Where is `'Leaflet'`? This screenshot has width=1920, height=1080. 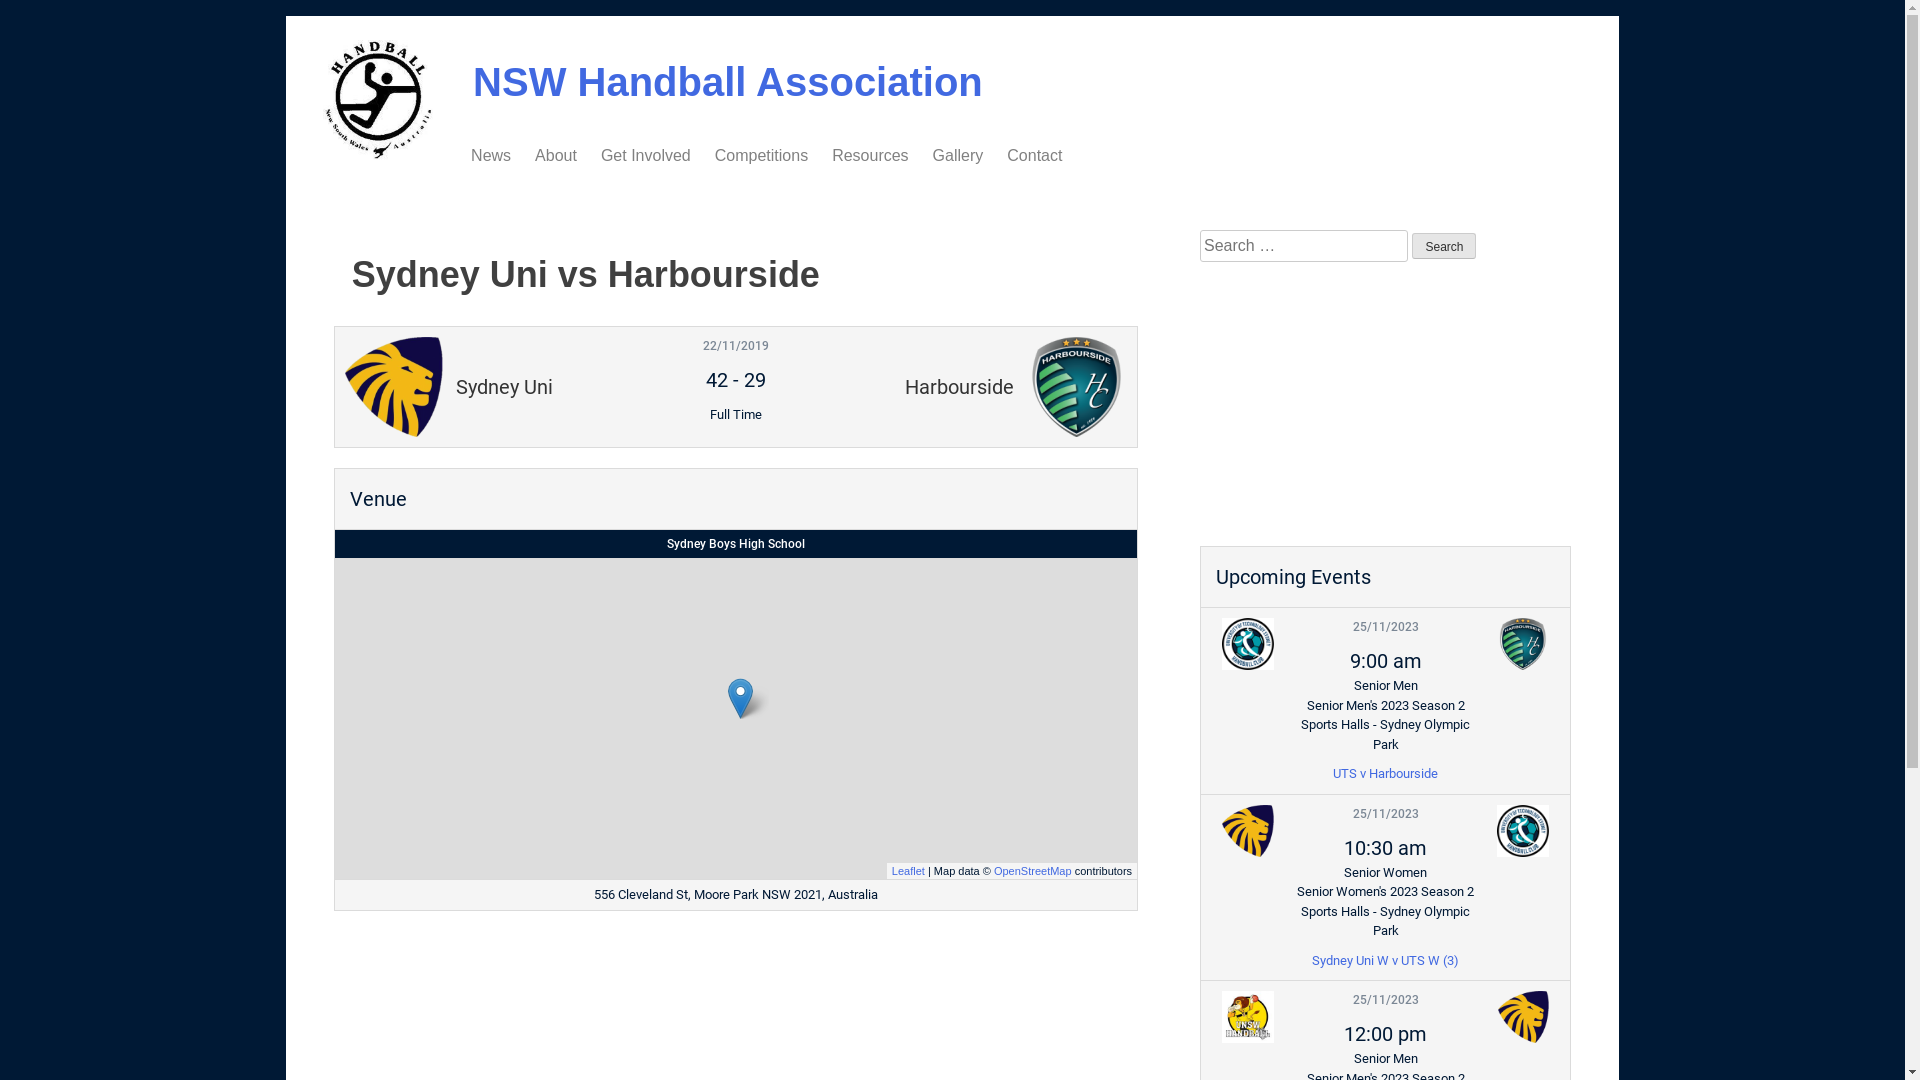 'Leaflet' is located at coordinates (907, 869).